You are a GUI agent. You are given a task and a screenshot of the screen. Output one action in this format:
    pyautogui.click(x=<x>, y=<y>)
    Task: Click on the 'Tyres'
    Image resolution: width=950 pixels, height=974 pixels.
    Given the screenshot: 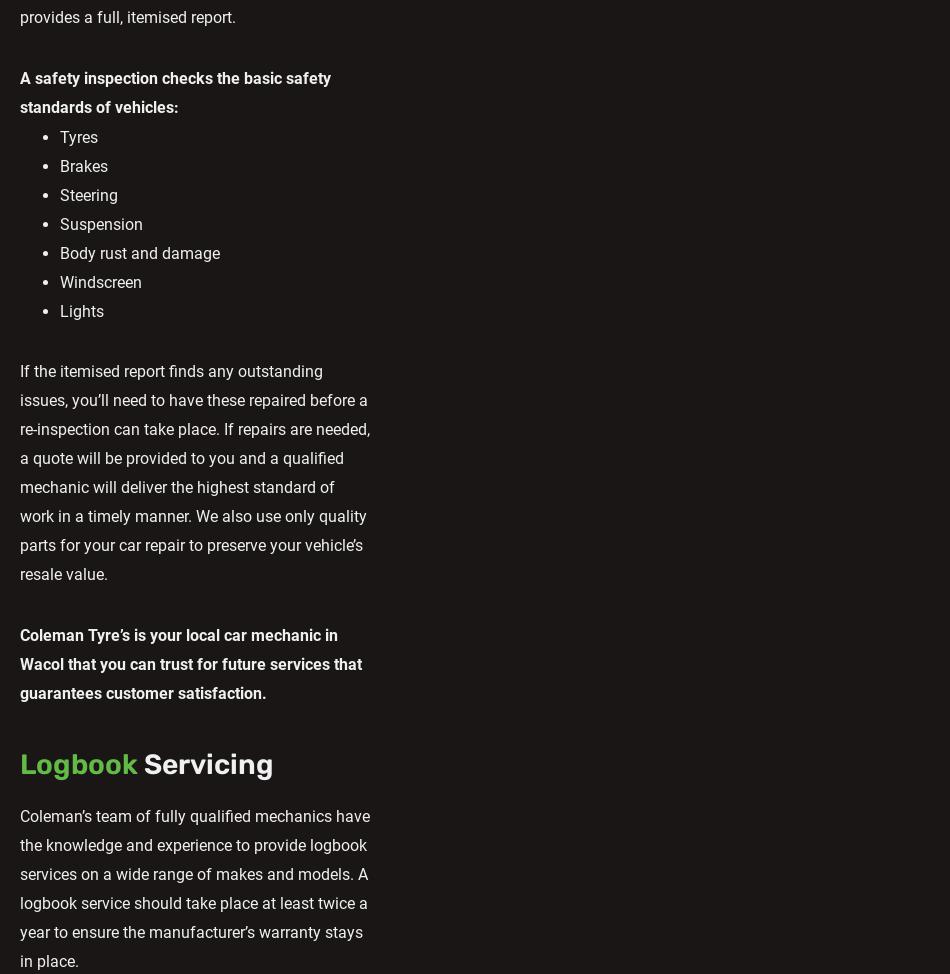 What is the action you would take?
    pyautogui.click(x=79, y=136)
    